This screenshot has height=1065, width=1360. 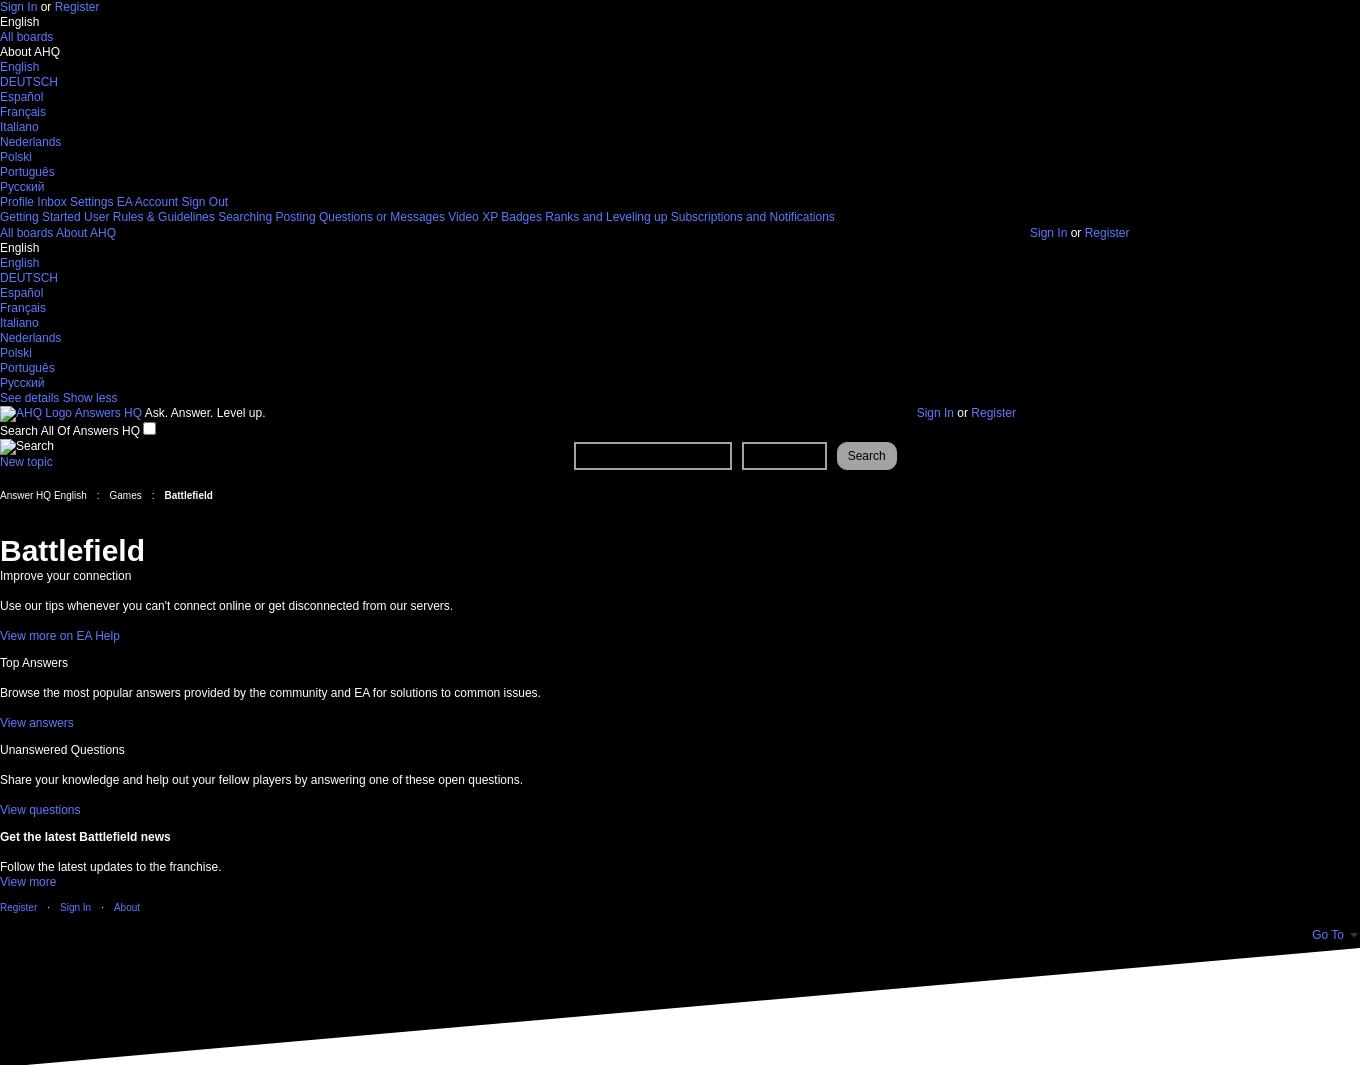 I want to click on 'Ranks and Leveling up', so click(x=543, y=216).